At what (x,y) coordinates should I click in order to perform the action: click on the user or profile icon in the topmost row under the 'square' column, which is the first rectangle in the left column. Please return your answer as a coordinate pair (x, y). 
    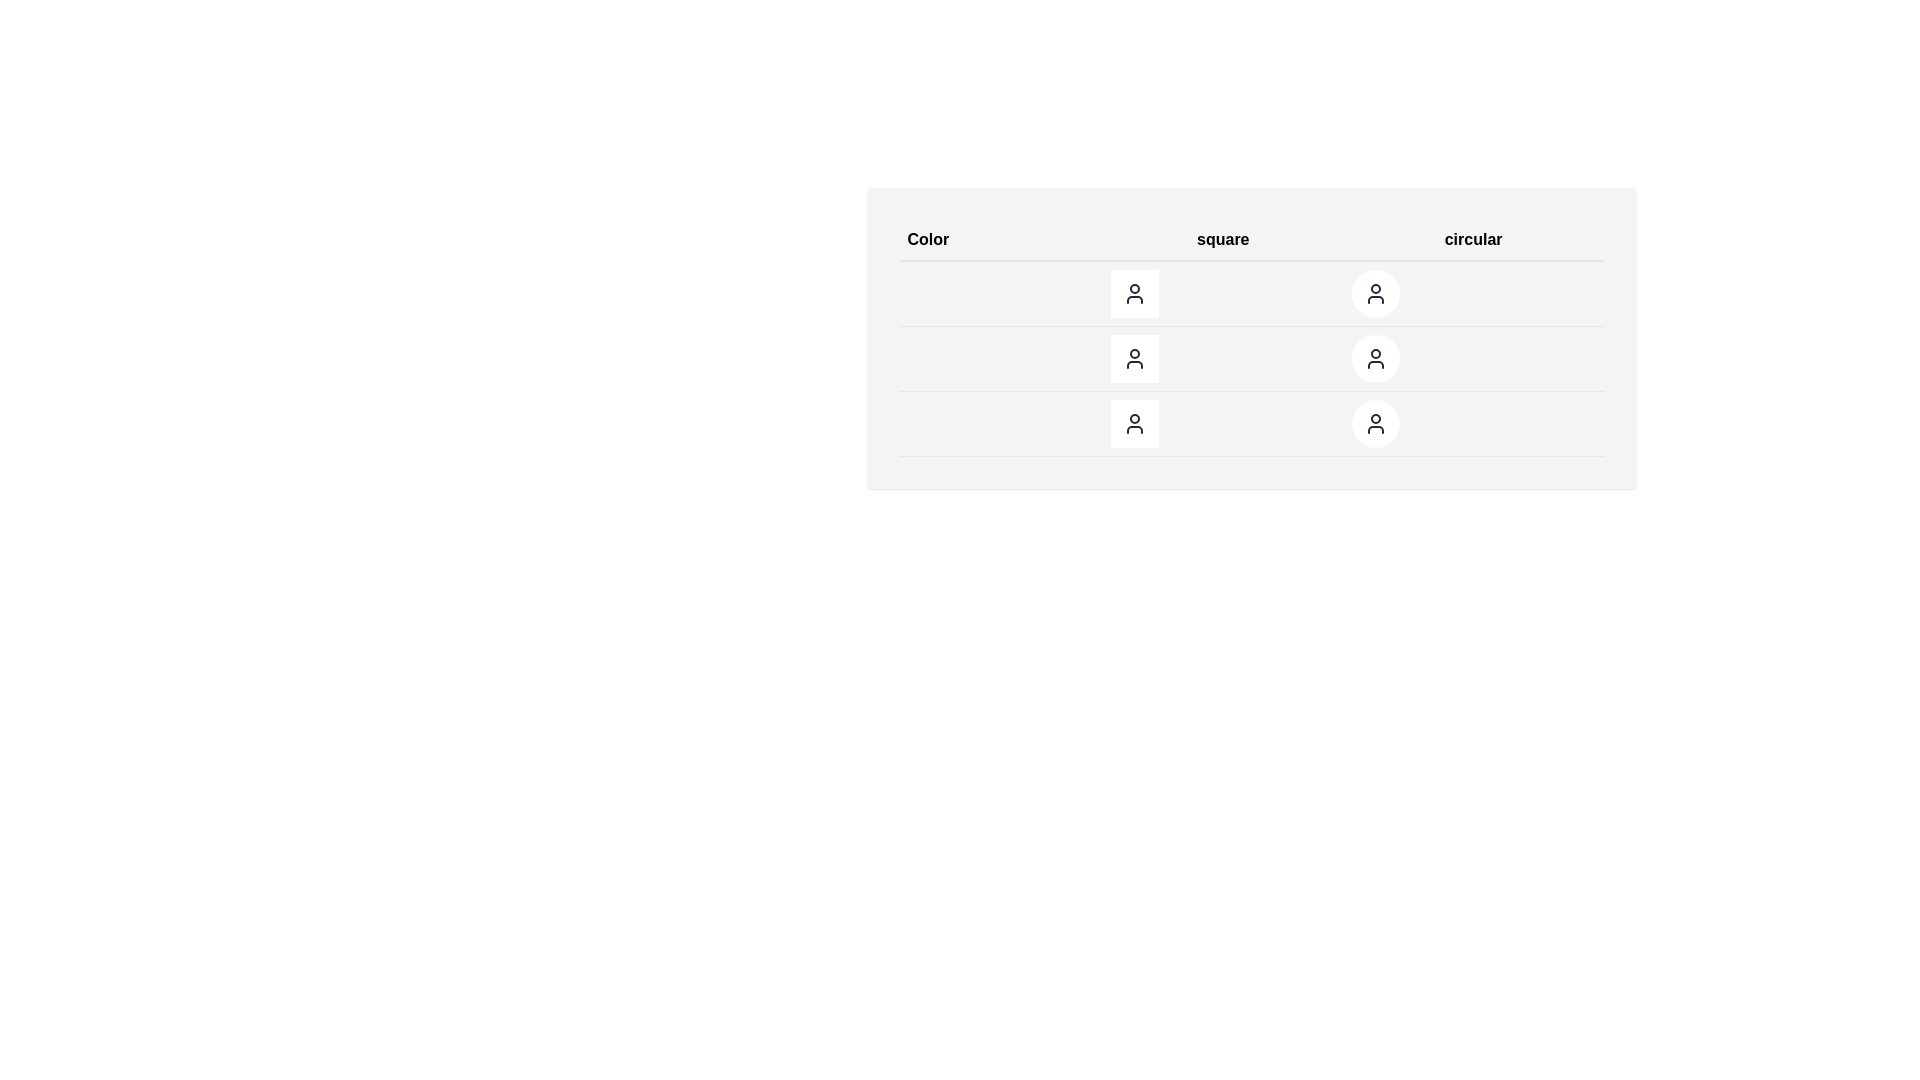
    Looking at the image, I should click on (1134, 293).